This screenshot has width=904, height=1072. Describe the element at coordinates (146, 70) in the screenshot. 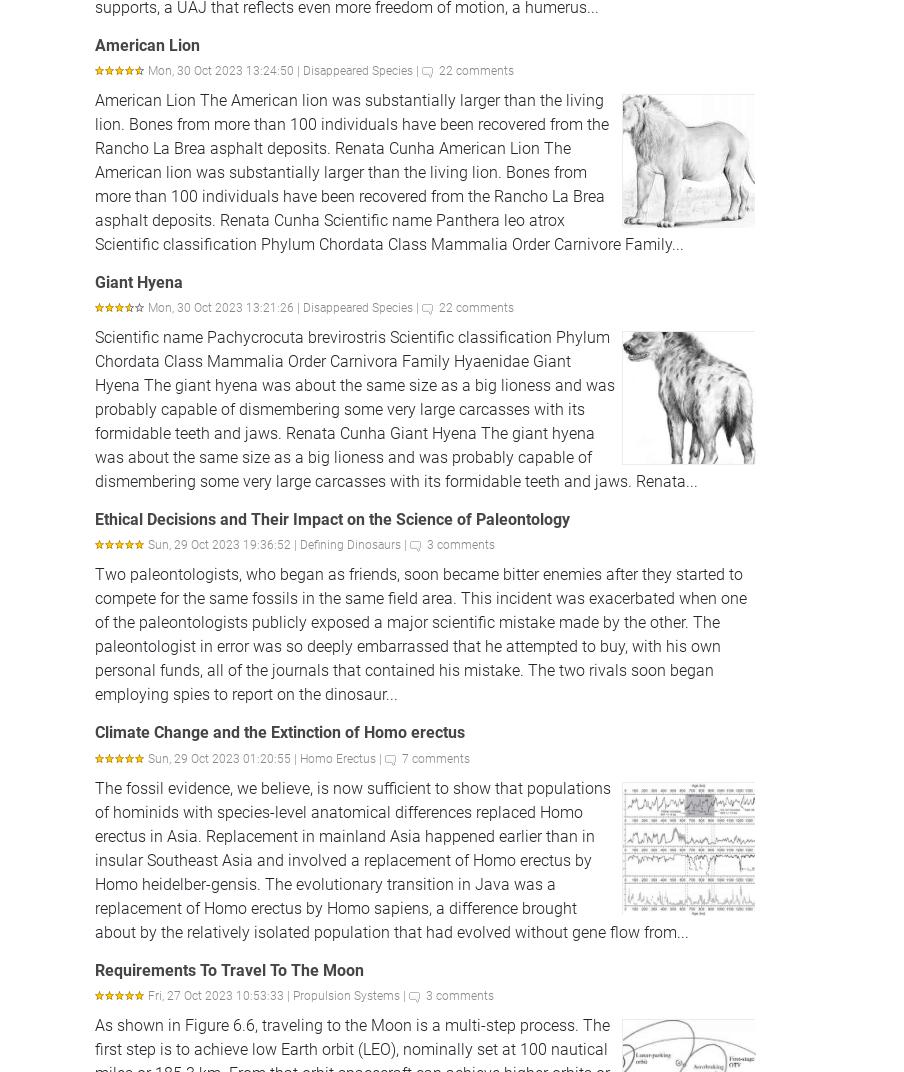

I see `'Mon, 30 Oct 2023 13:24:50                                    |'` at that location.